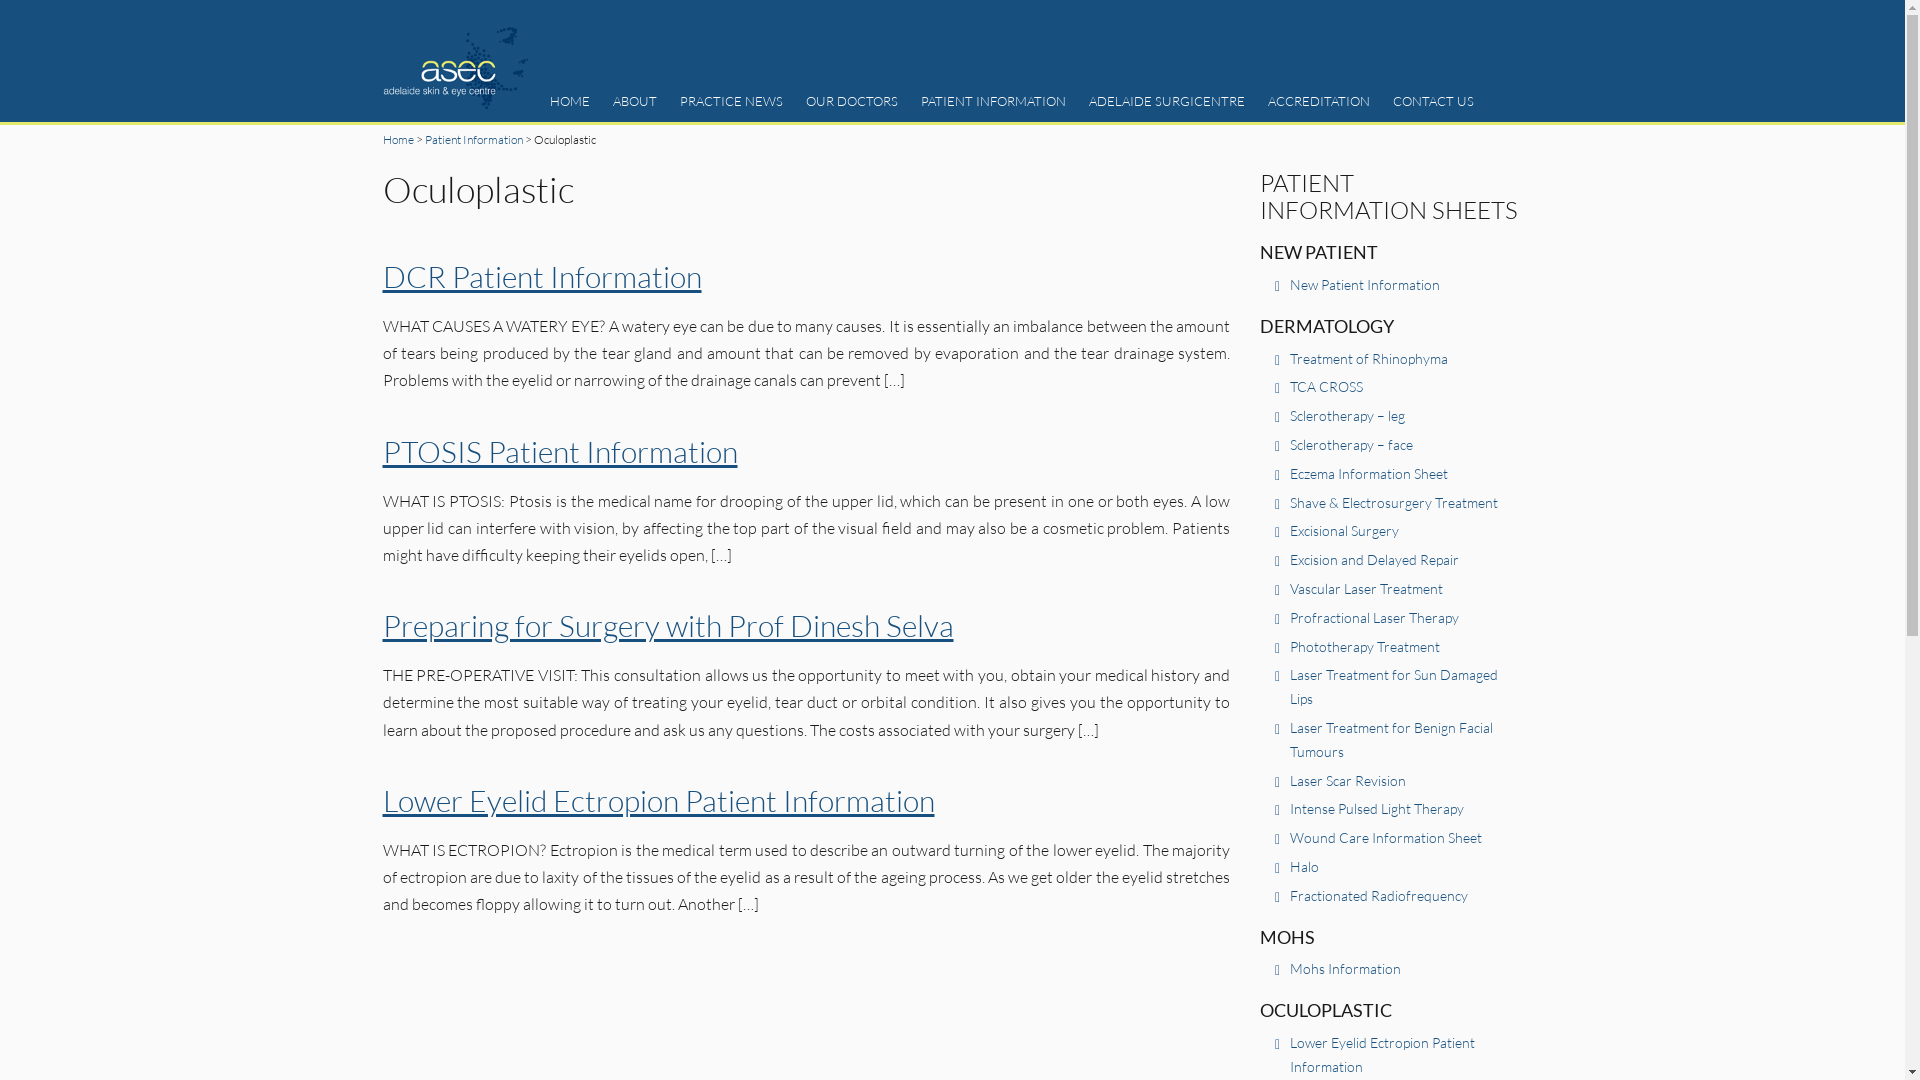 Image resolution: width=1920 pixels, height=1080 pixels. What do you see at coordinates (910, 100) in the screenshot?
I see `'PATIENT INFORMATION'` at bounding box center [910, 100].